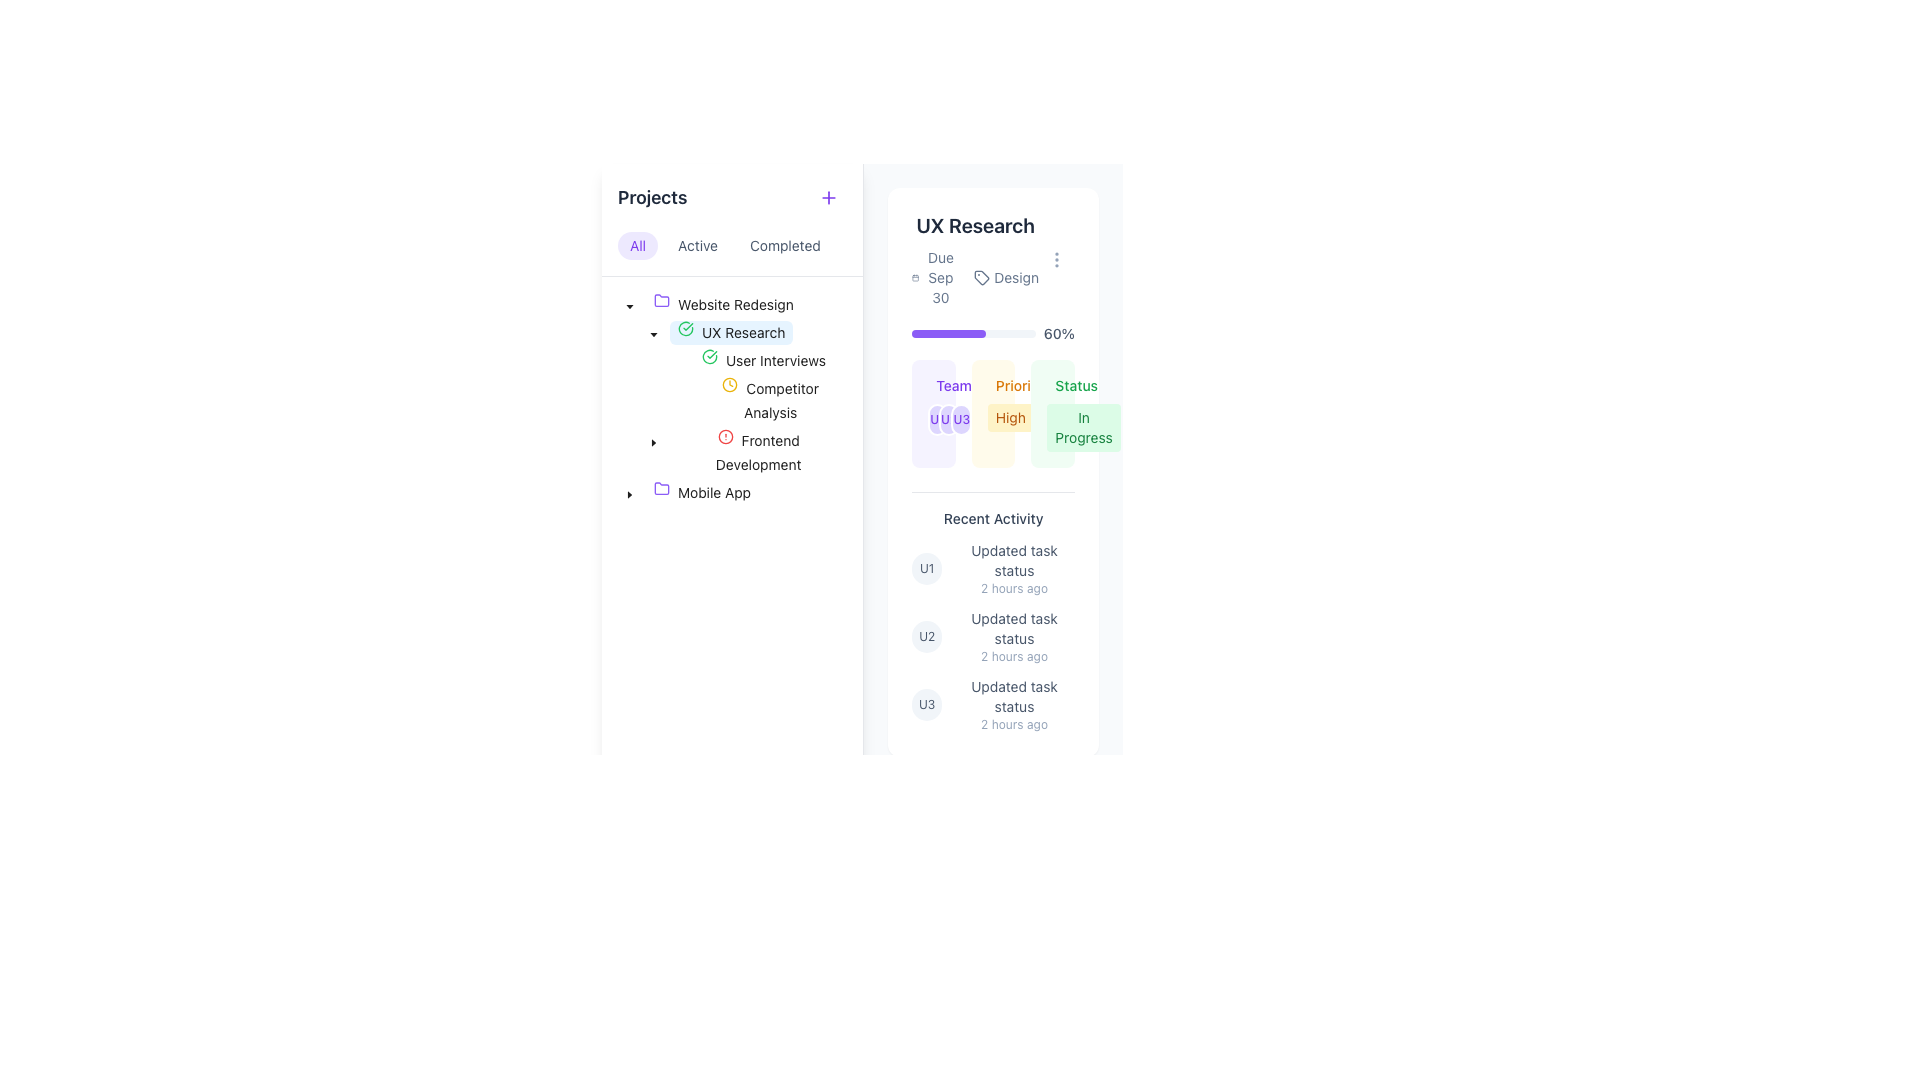 This screenshot has height=1080, width=1920. I want to click on the circular icon with a light slate-gray background and 'U1' text, so click(926, 569).